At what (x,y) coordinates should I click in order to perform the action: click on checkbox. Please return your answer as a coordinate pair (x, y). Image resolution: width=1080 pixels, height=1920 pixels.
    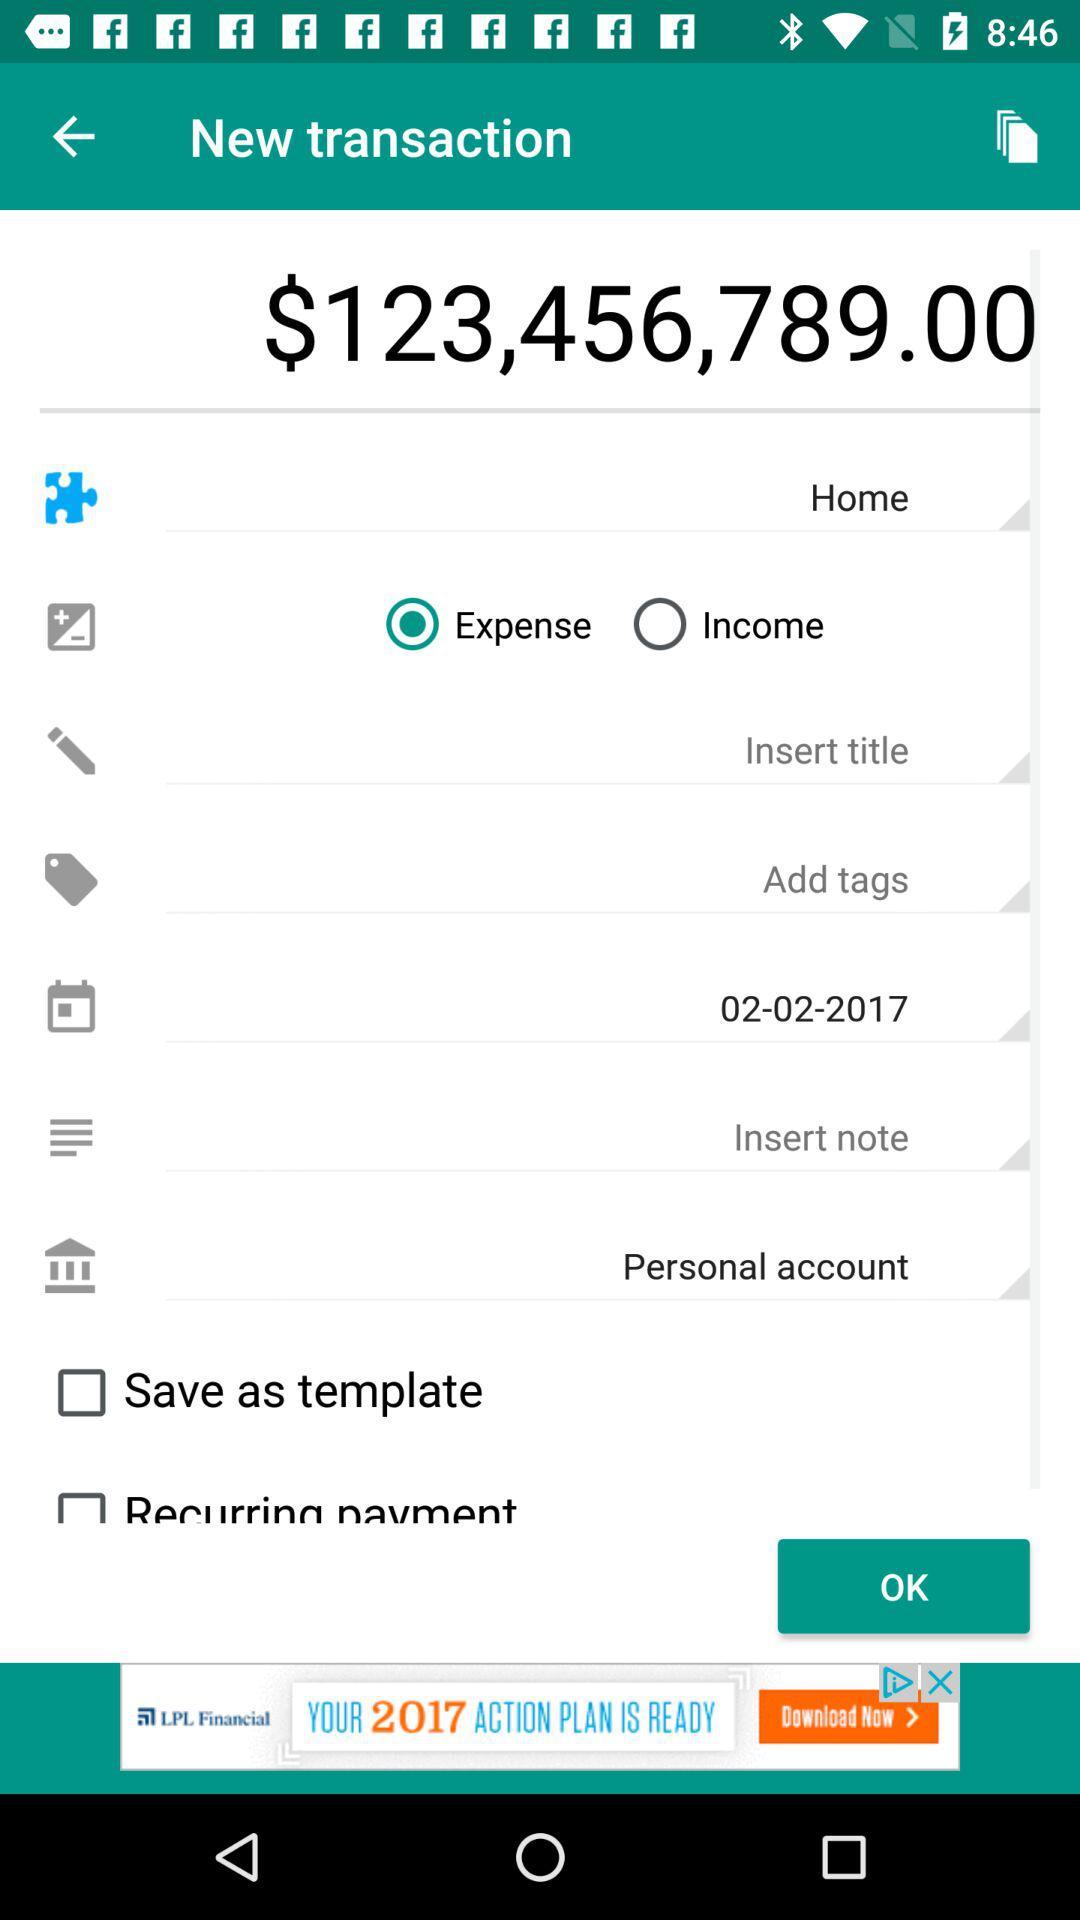
    Looking at the image, I should click on (80, 1391).